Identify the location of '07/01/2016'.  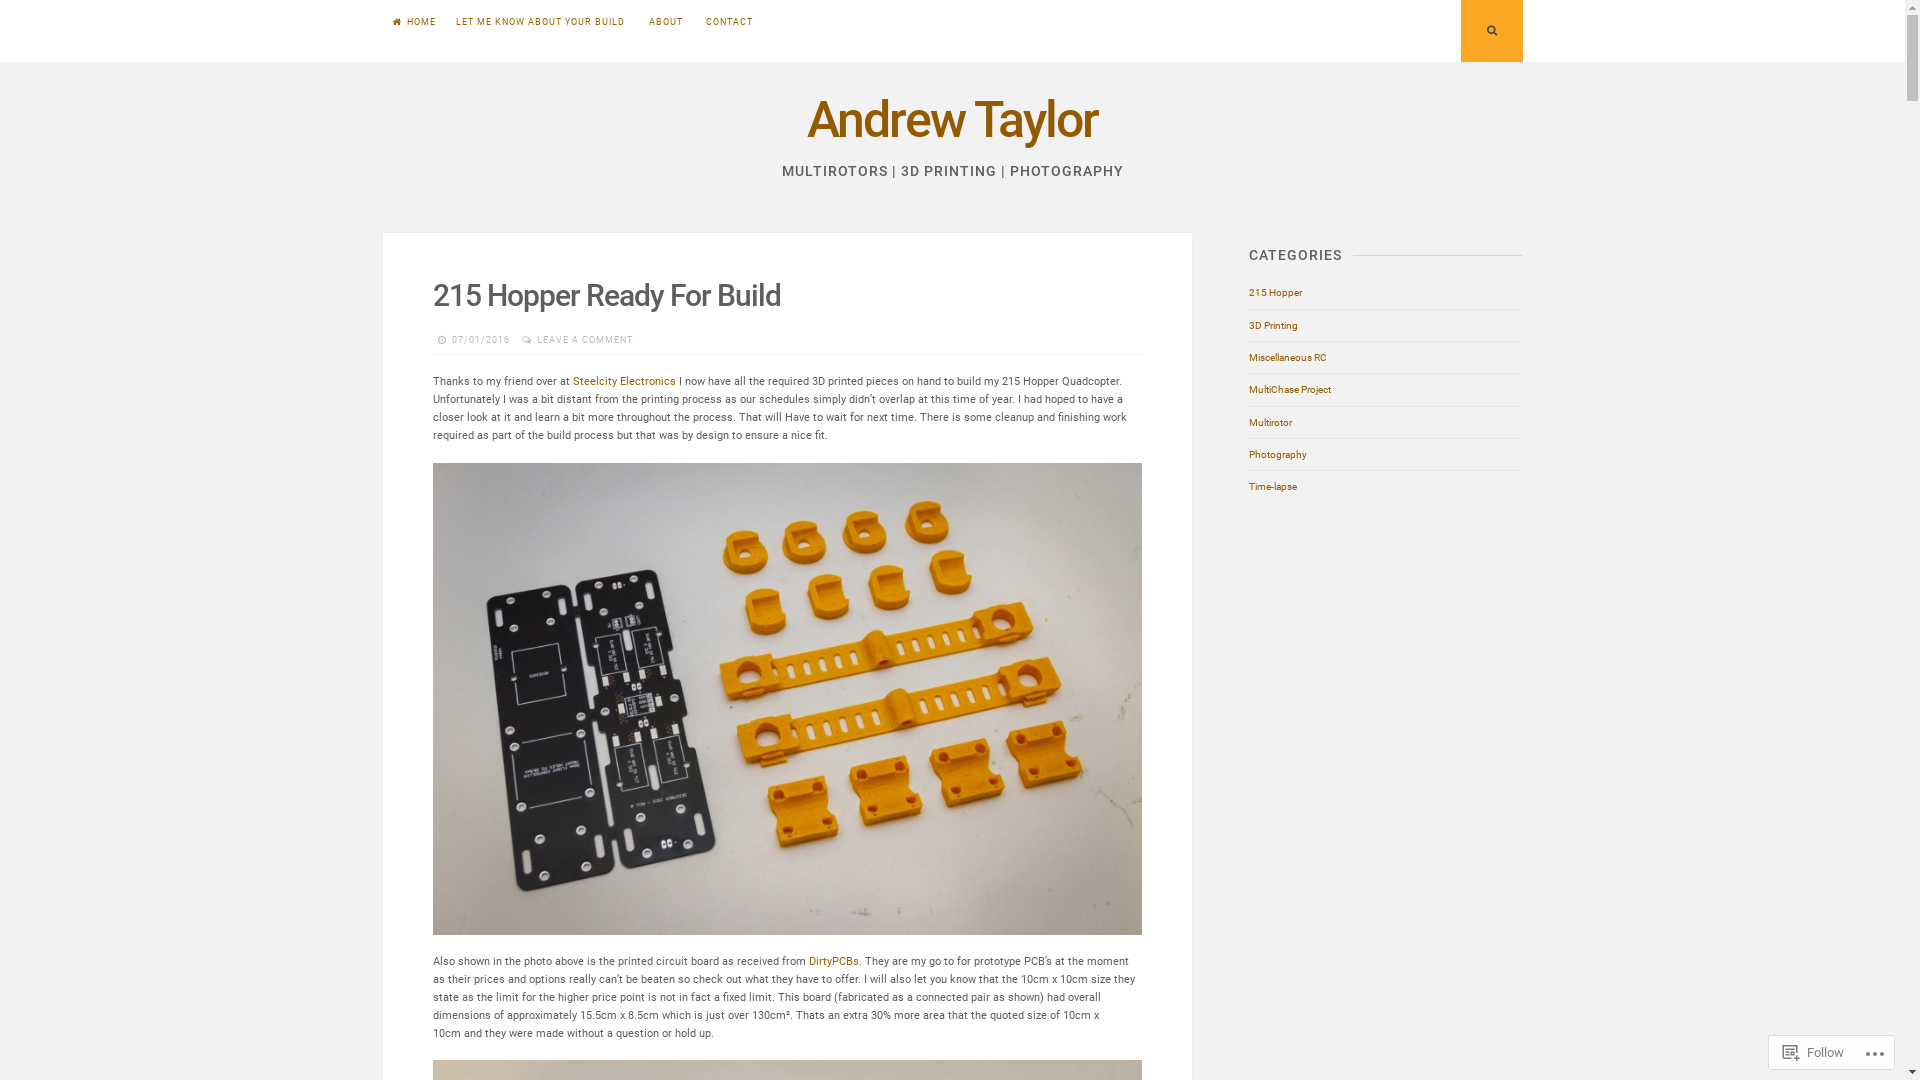
(480, 338).